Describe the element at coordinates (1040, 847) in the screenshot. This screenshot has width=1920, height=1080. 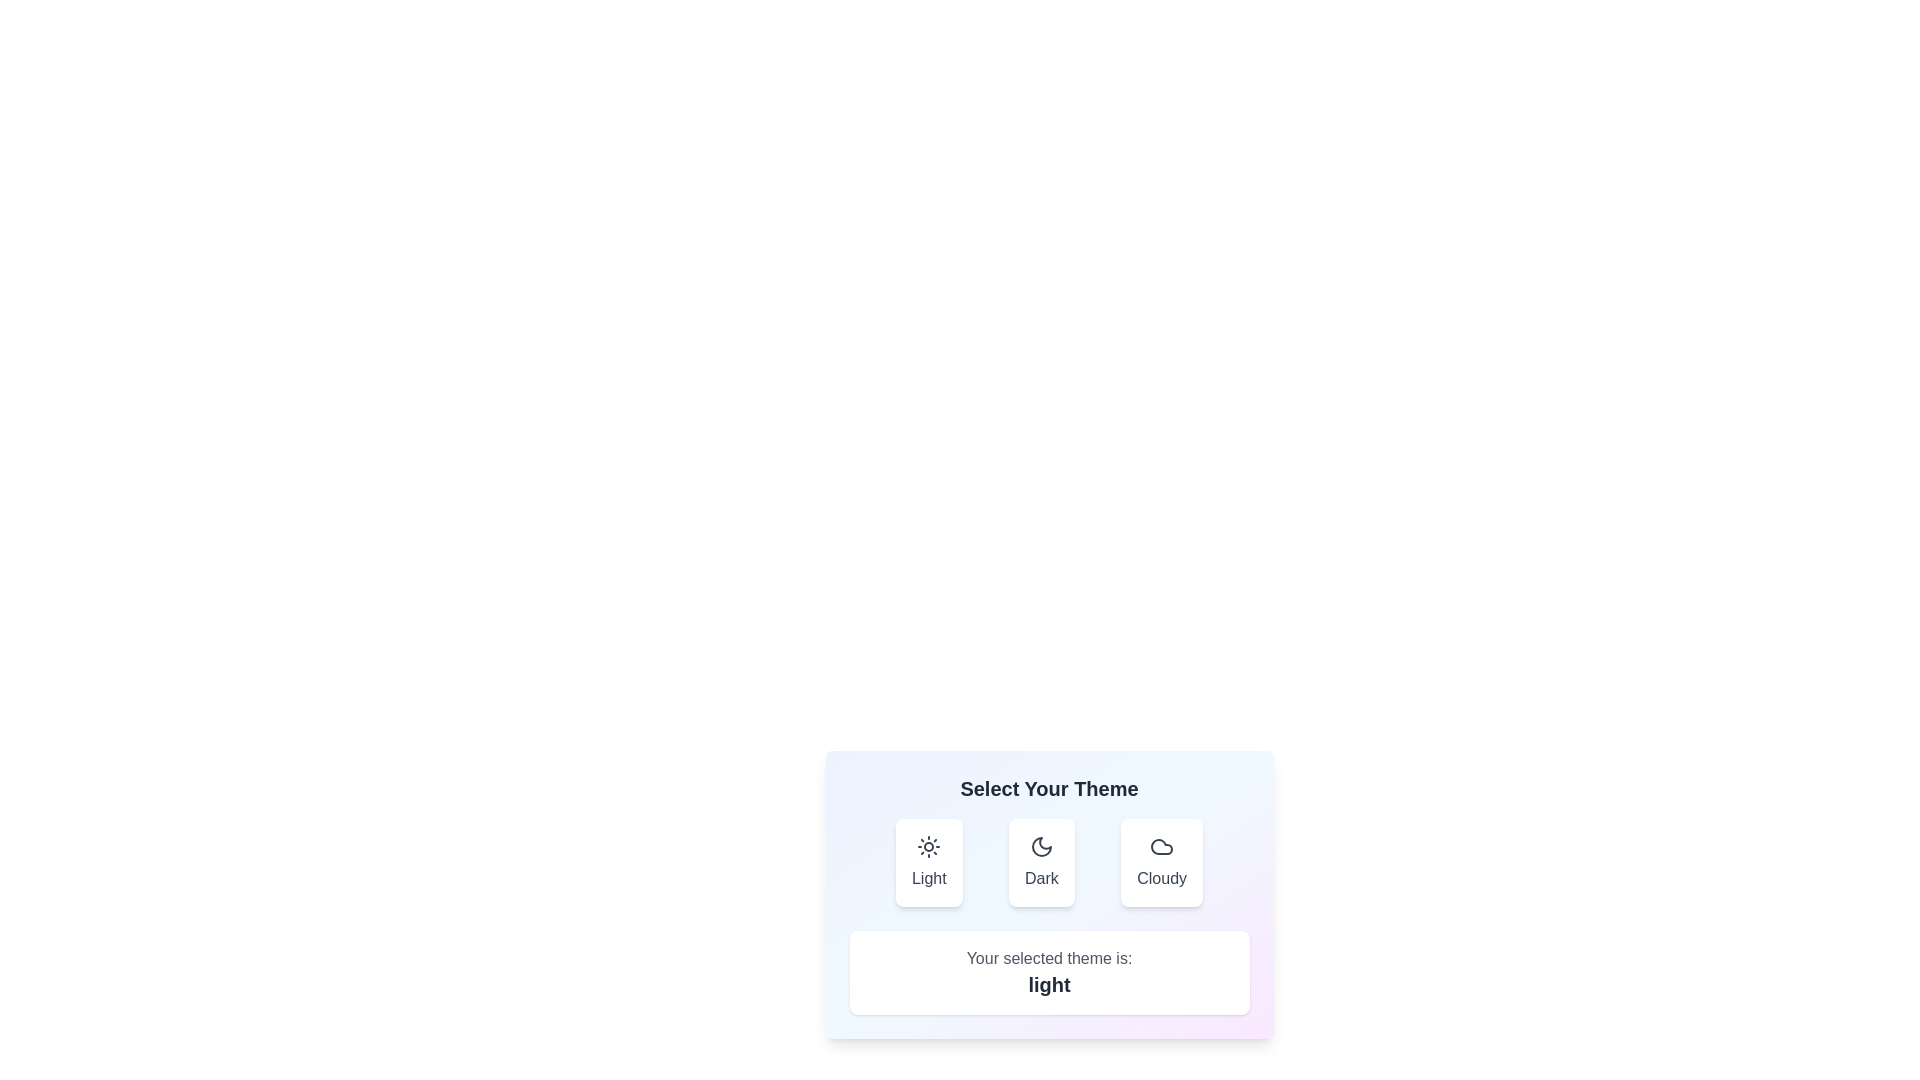
I see `the 'Dark' theme card located in the centered card group labeled 'Select Your Theme'` at that location.